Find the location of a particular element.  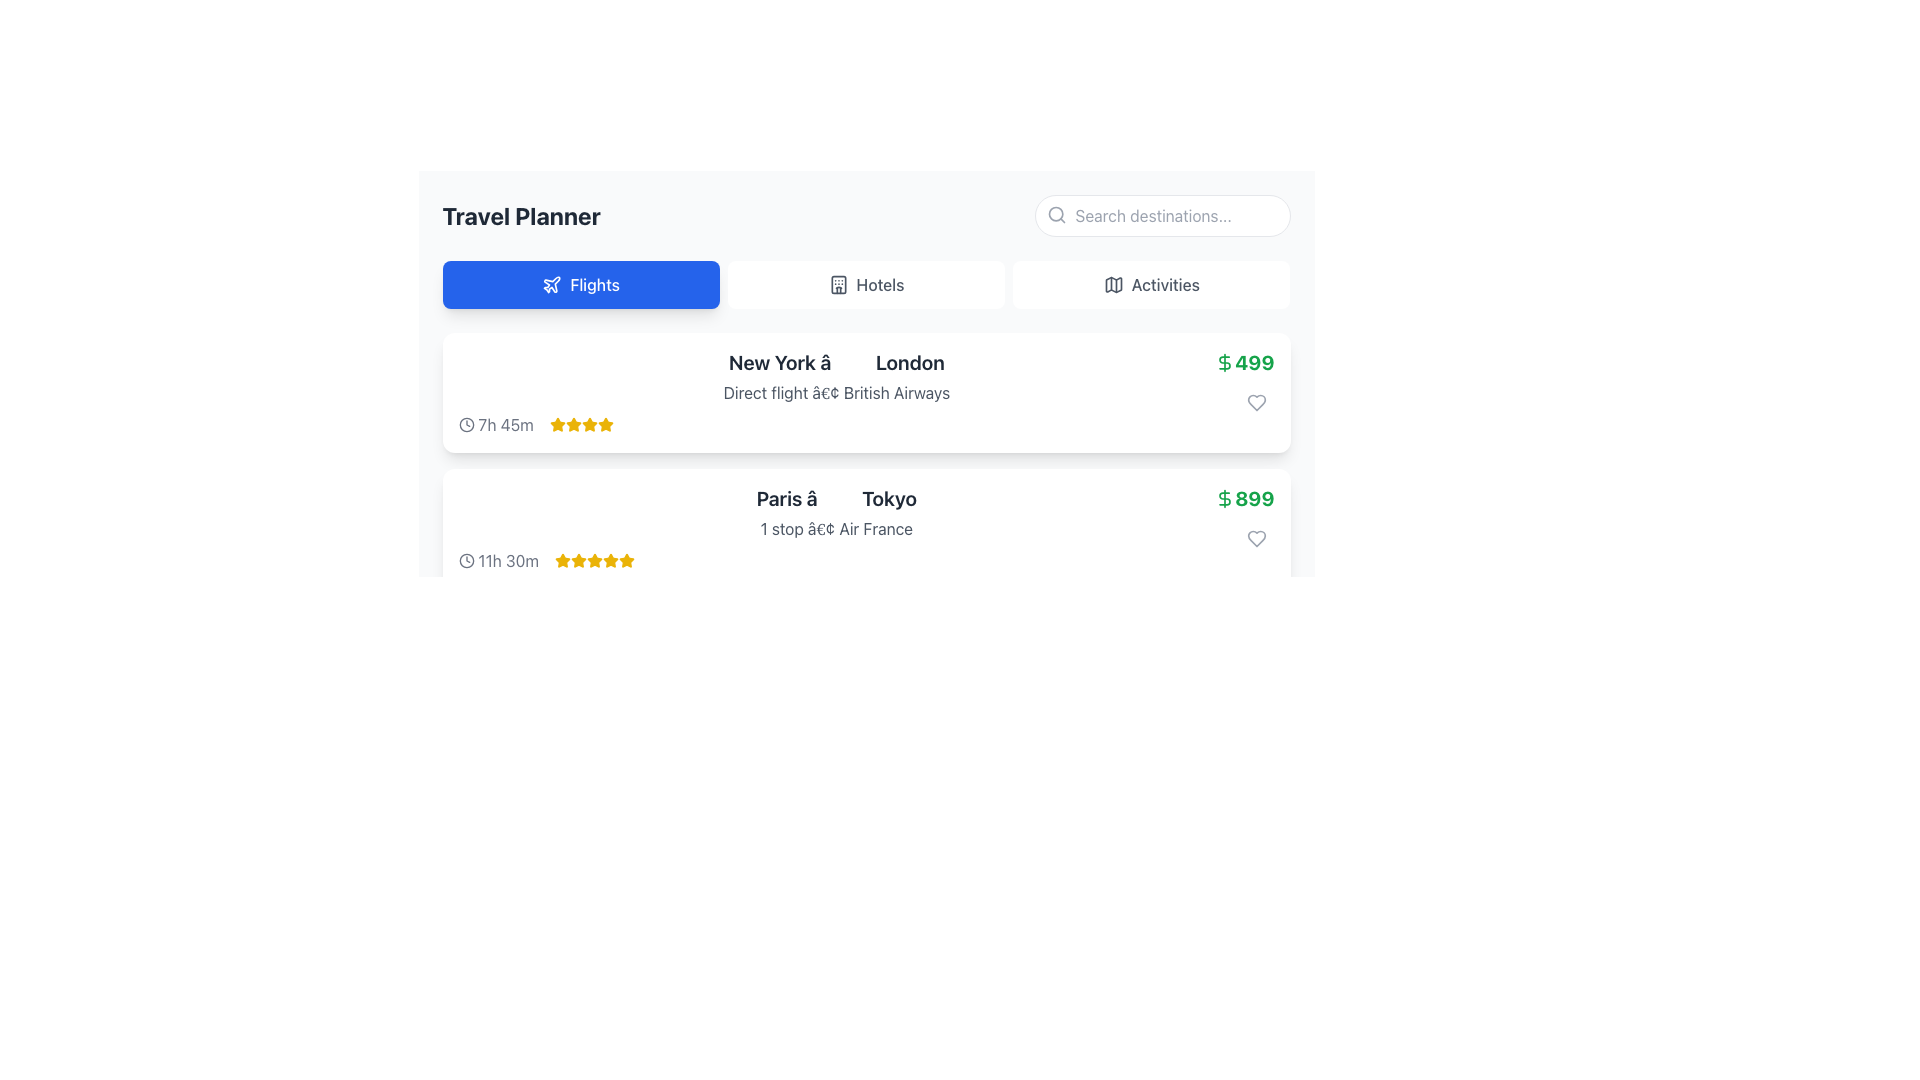

the map icon located to the left of the text 'Activities' in the top navigation bar is located at coordinates (1112, 285).